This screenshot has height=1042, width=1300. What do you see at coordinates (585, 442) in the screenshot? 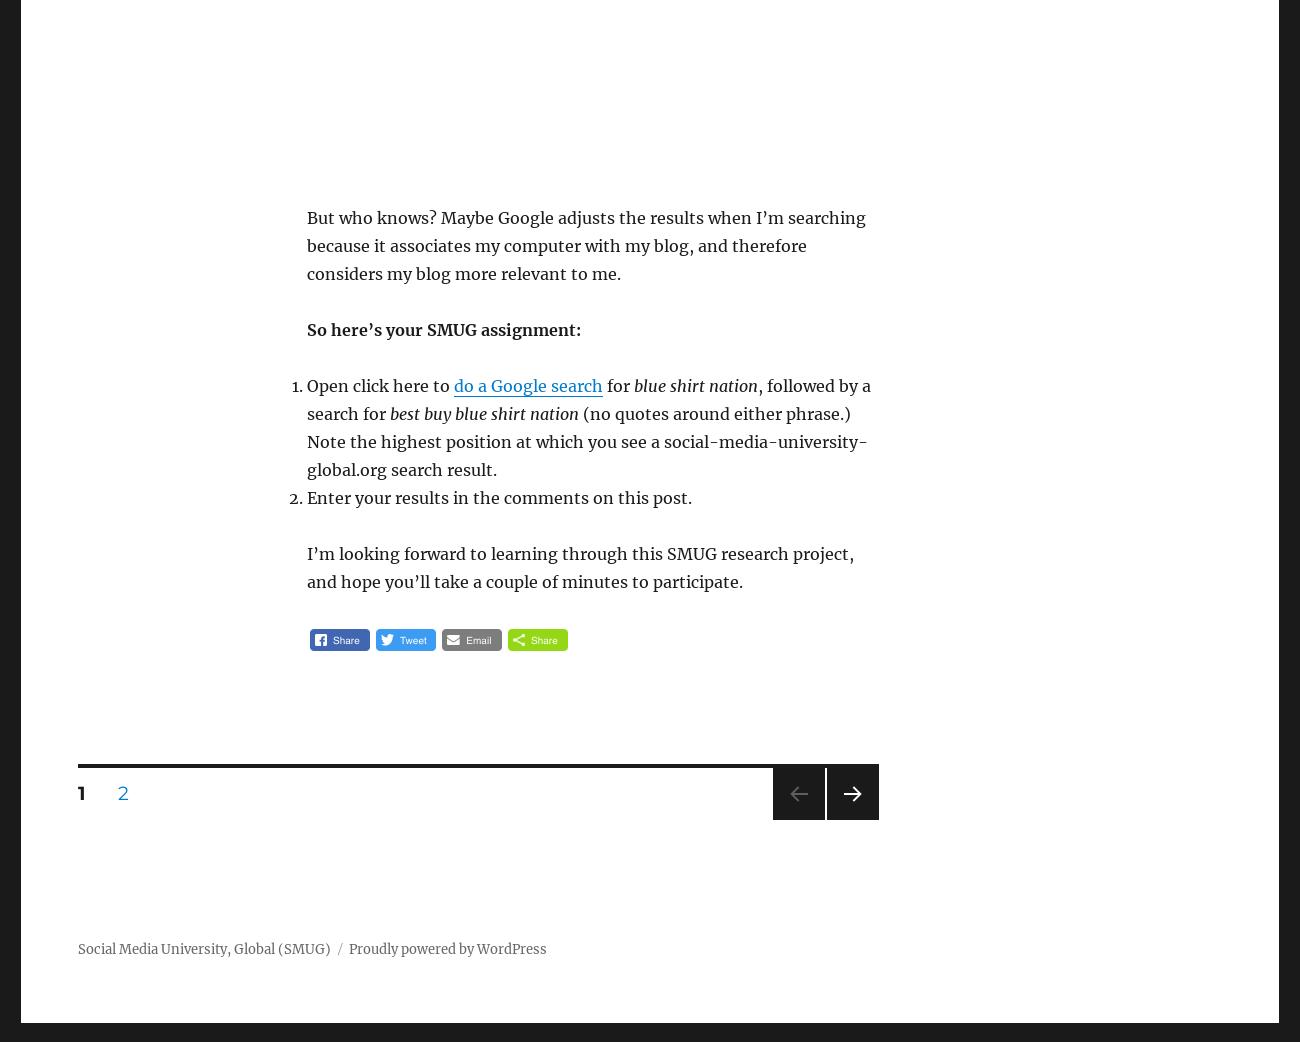
I see `'(no quotes around either phrase.) Note the highest position at which you see a social-media-university-global.org search result.'` at bounding box center [585, 442].